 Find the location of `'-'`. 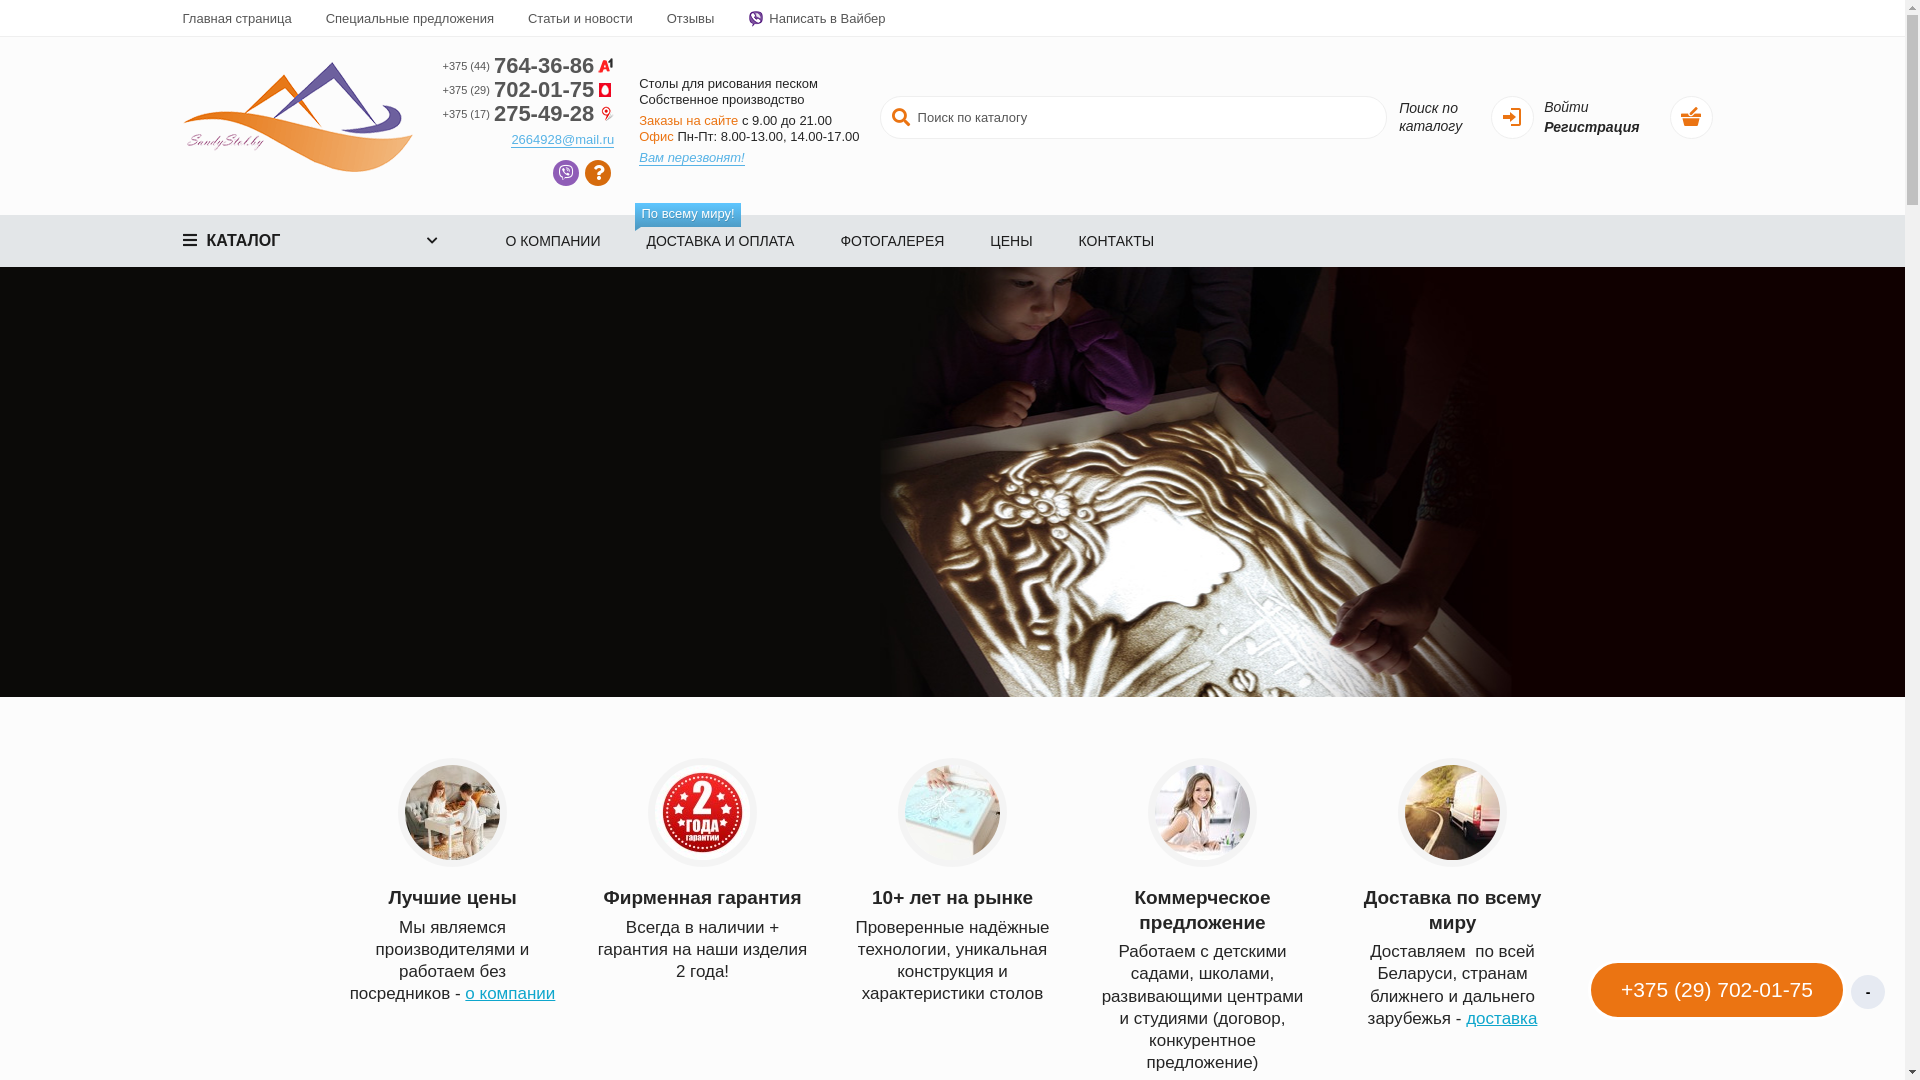

'-' is located at coordinates (1850, 991).